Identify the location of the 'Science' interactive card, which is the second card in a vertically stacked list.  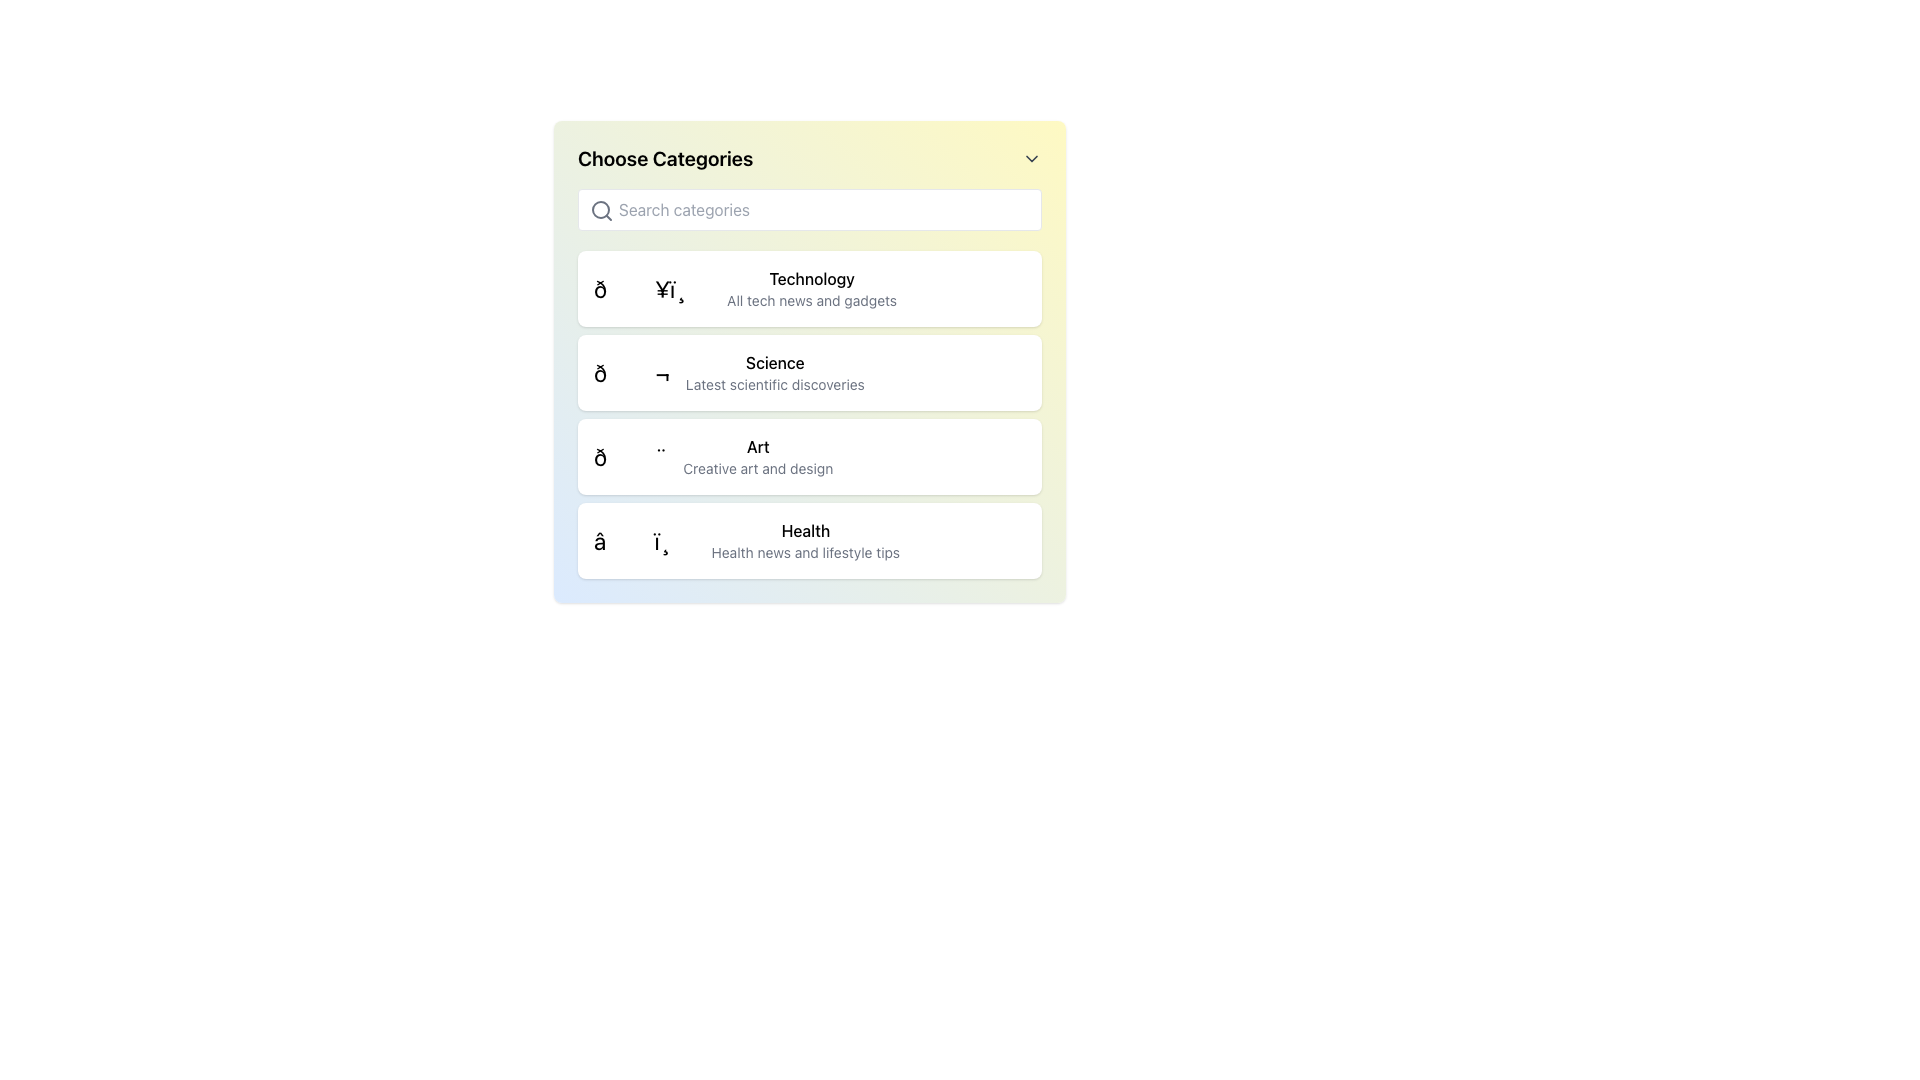
(810, 373).